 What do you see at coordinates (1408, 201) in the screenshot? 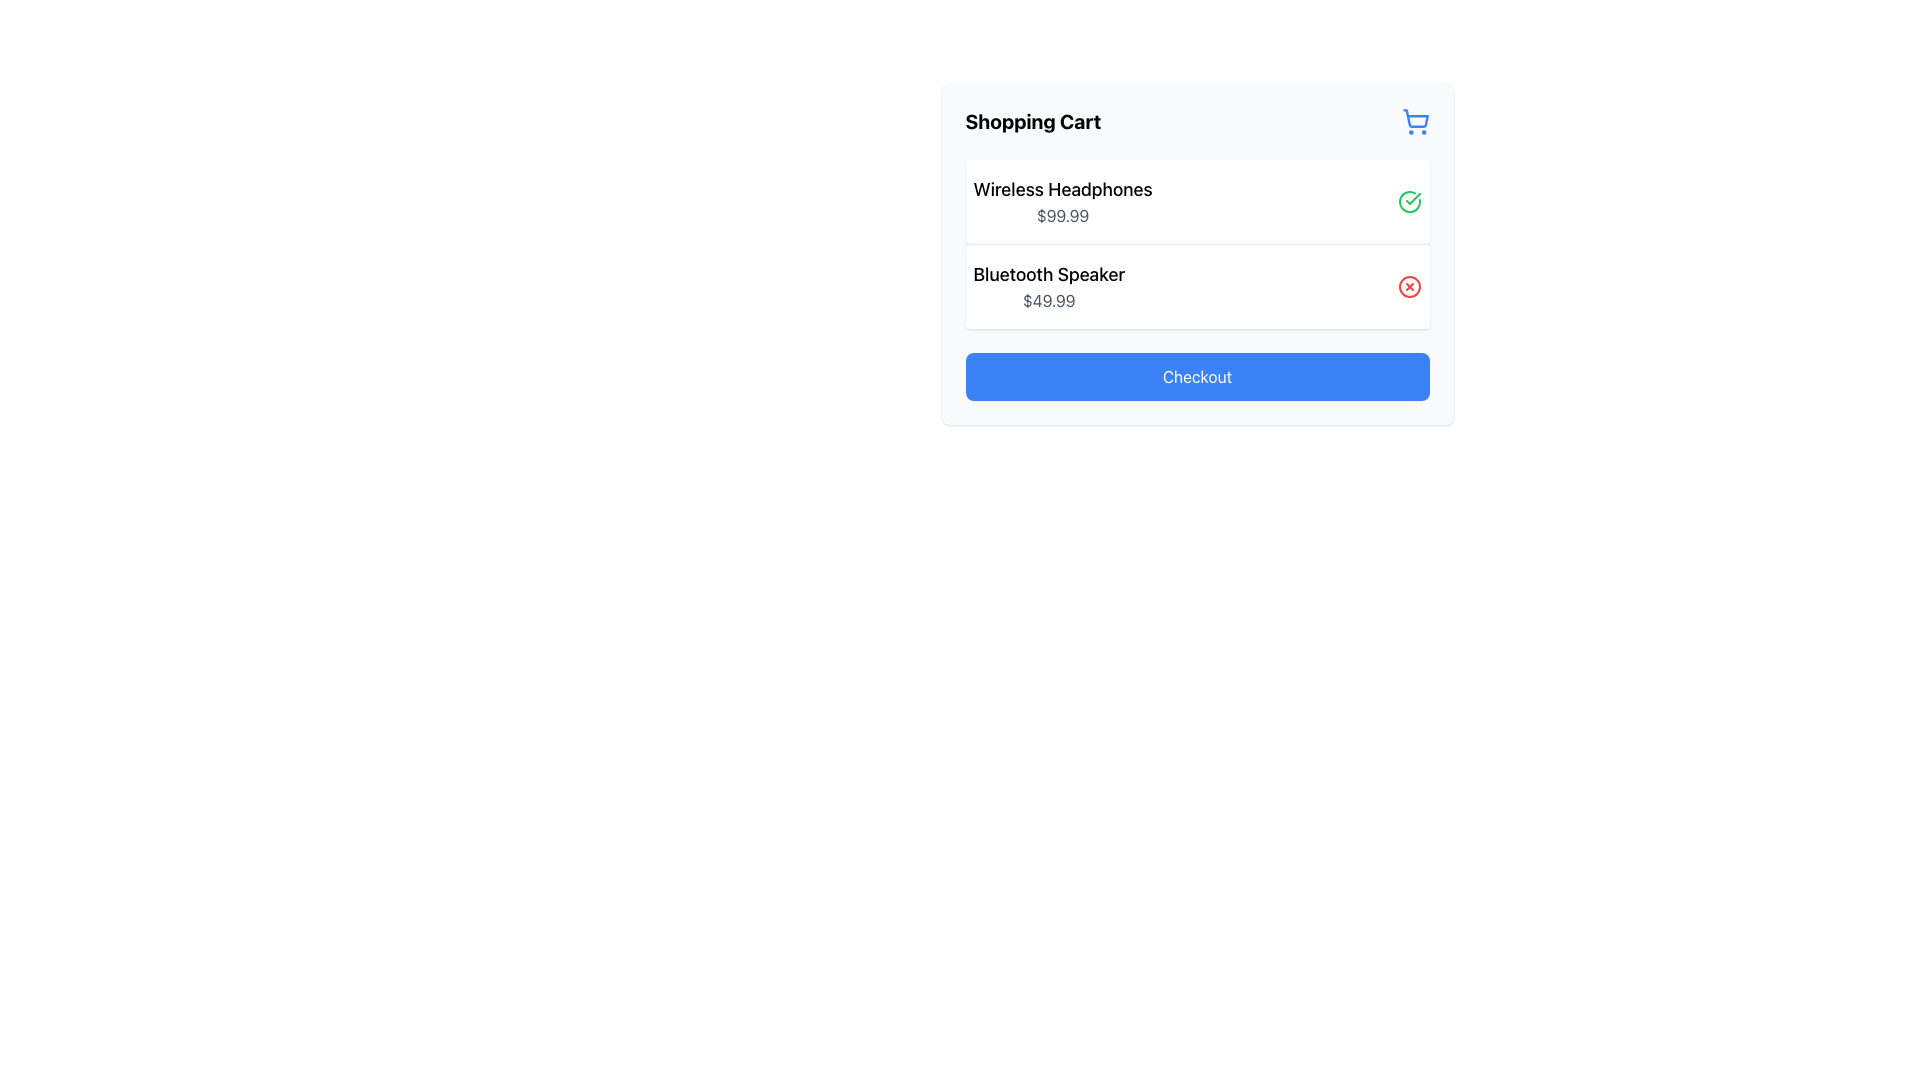
I see `the circular green icon with a checkmark located to the far right of the 'Wireless Headphones' item row in the Shopping Cart interface, next to the text '$99.99'` at bounding box center [1408, 201].